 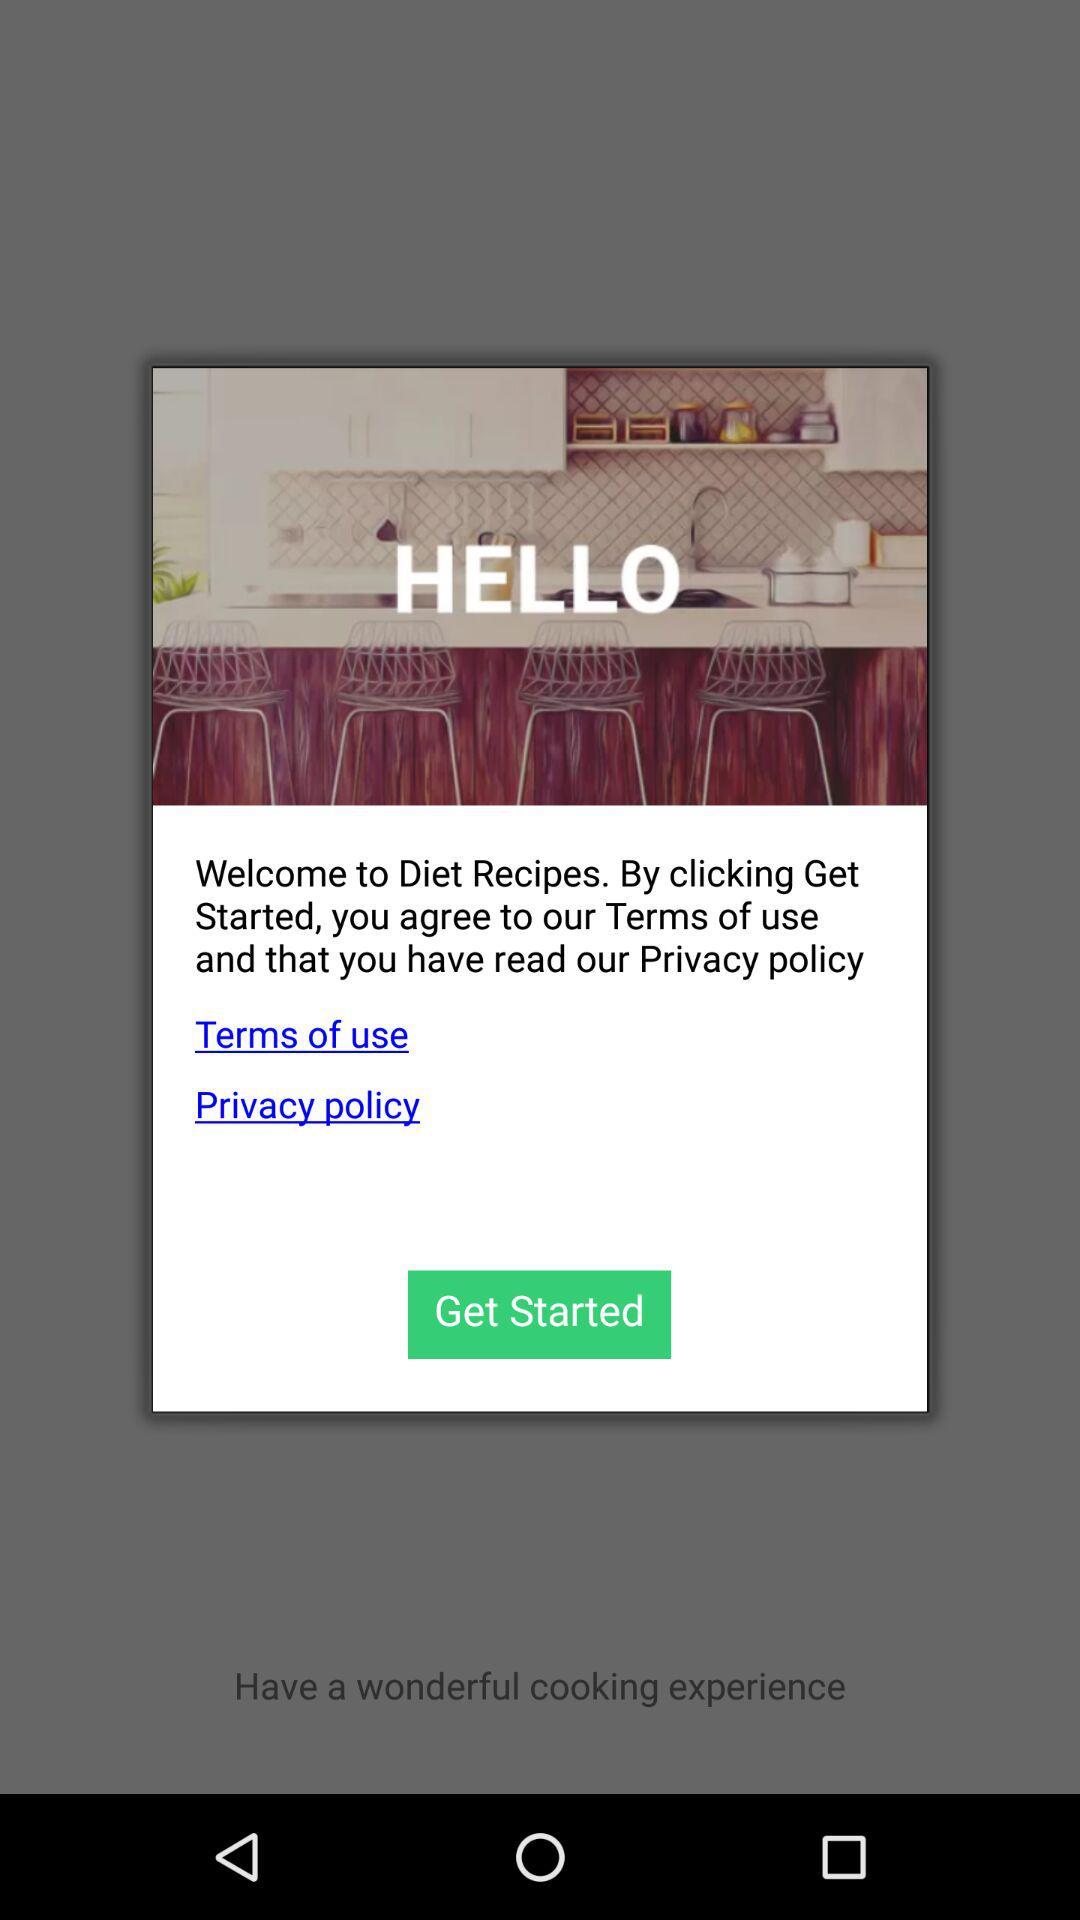 What do you see at coordinates (538, 1314) in the screenshot?
I see `item below privacy policy item` at bounding box center [538, 1314].